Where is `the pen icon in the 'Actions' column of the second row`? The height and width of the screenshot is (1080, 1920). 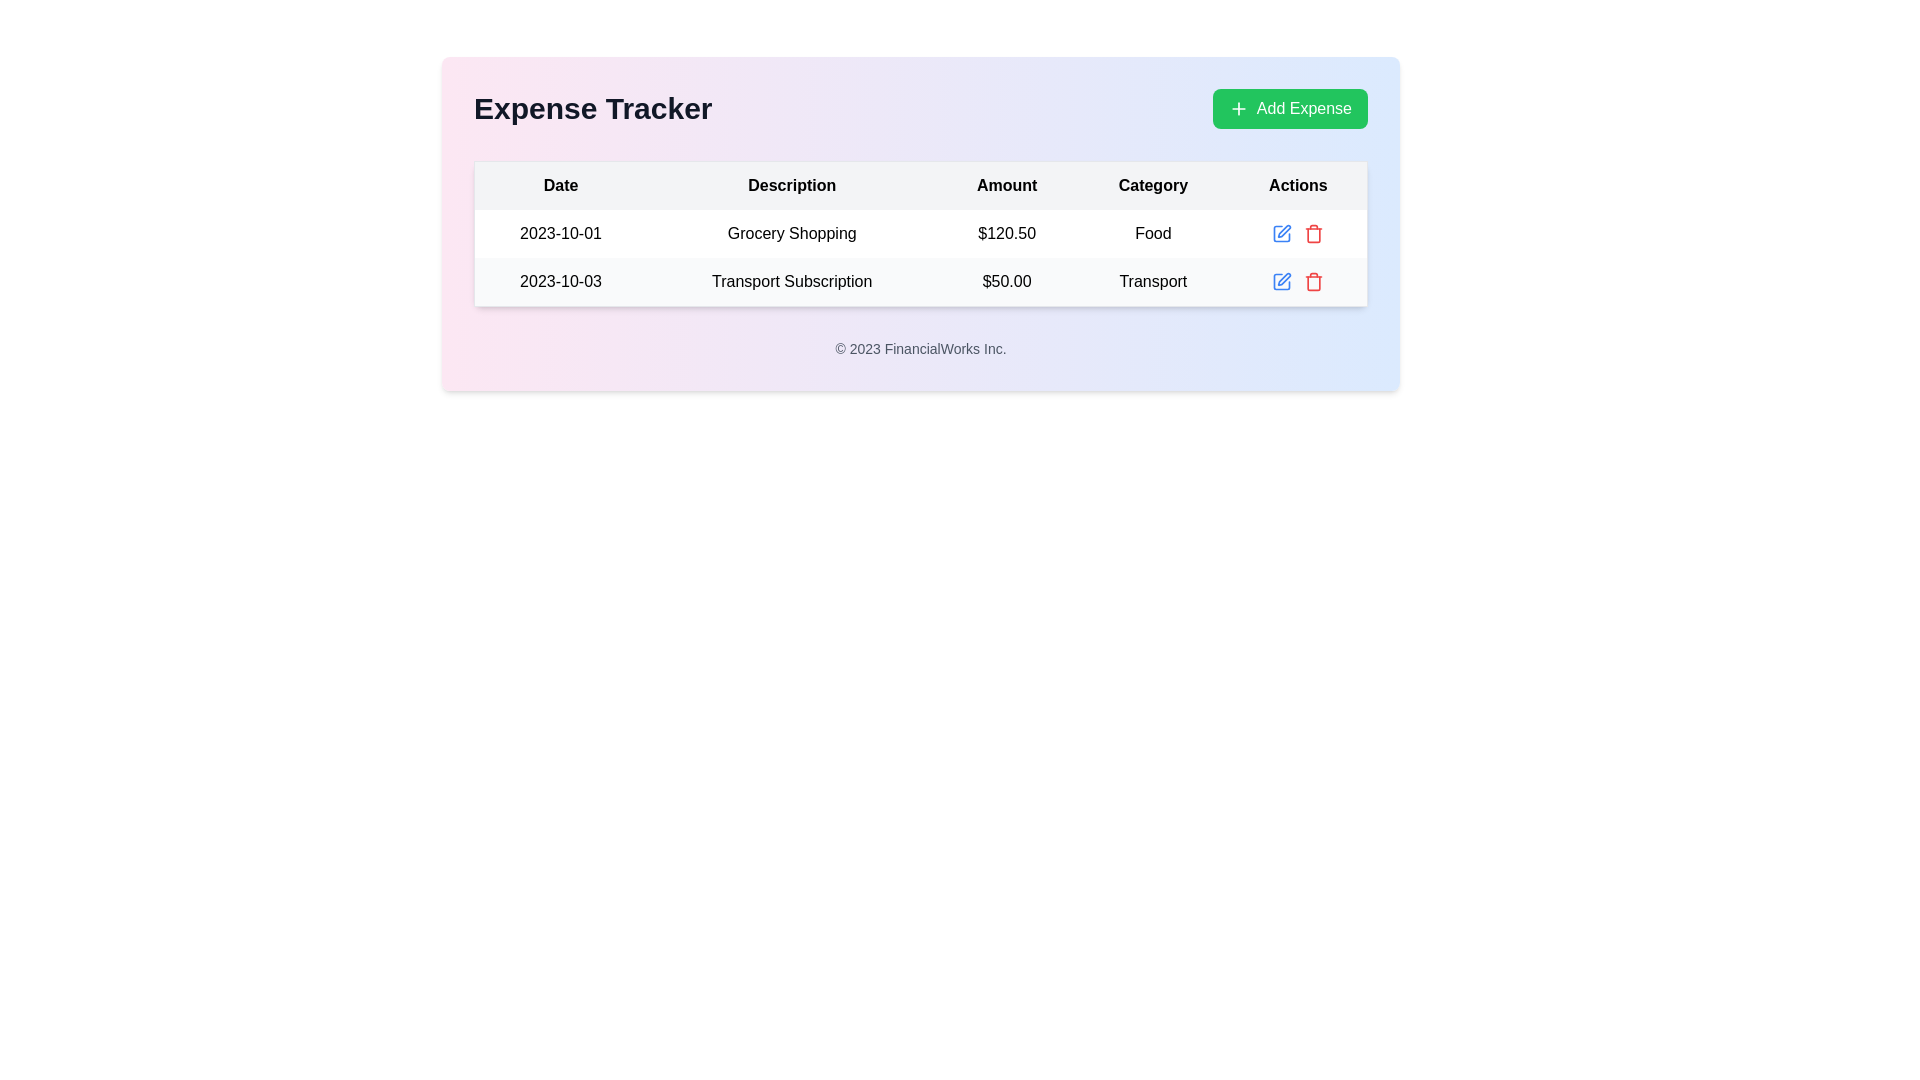 the pen icon in the 'Actions' column of the second row is located at coordinates (1284, 279).